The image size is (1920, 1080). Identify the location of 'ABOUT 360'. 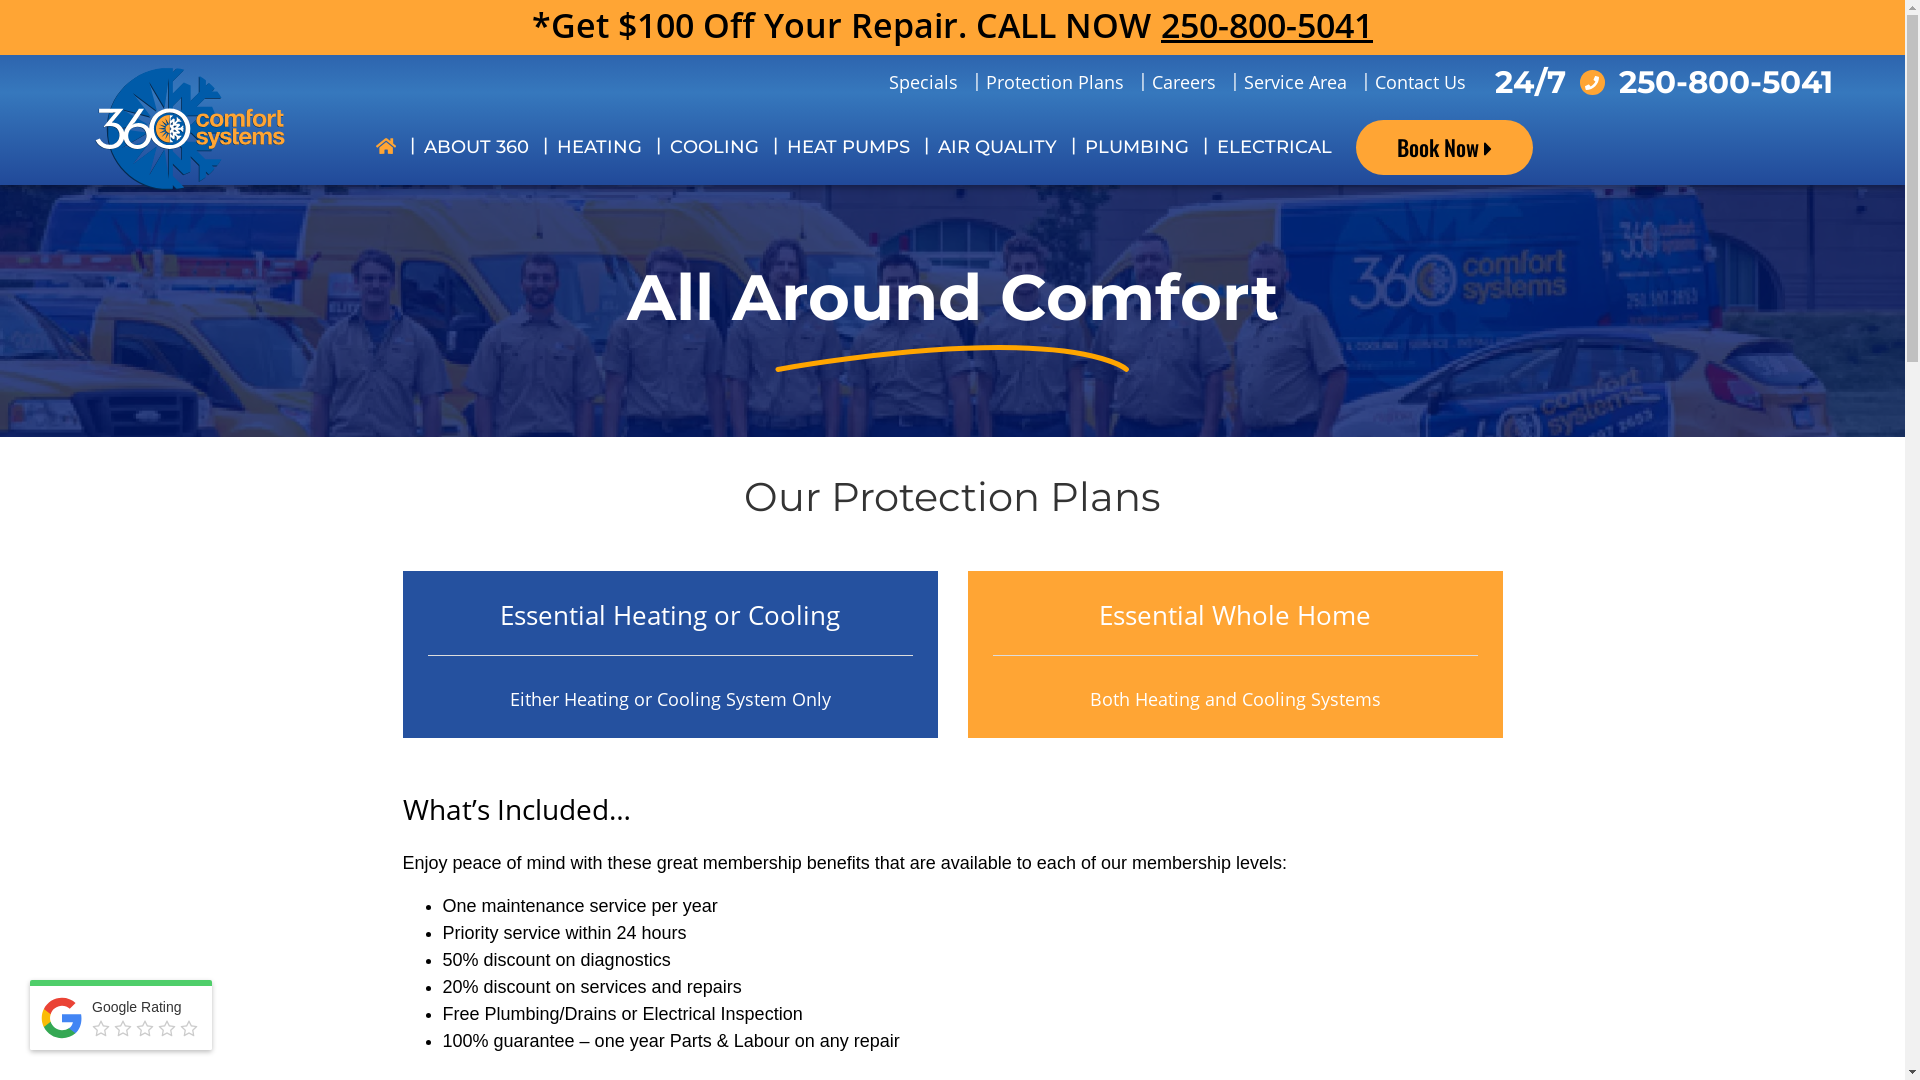
(475, 146).